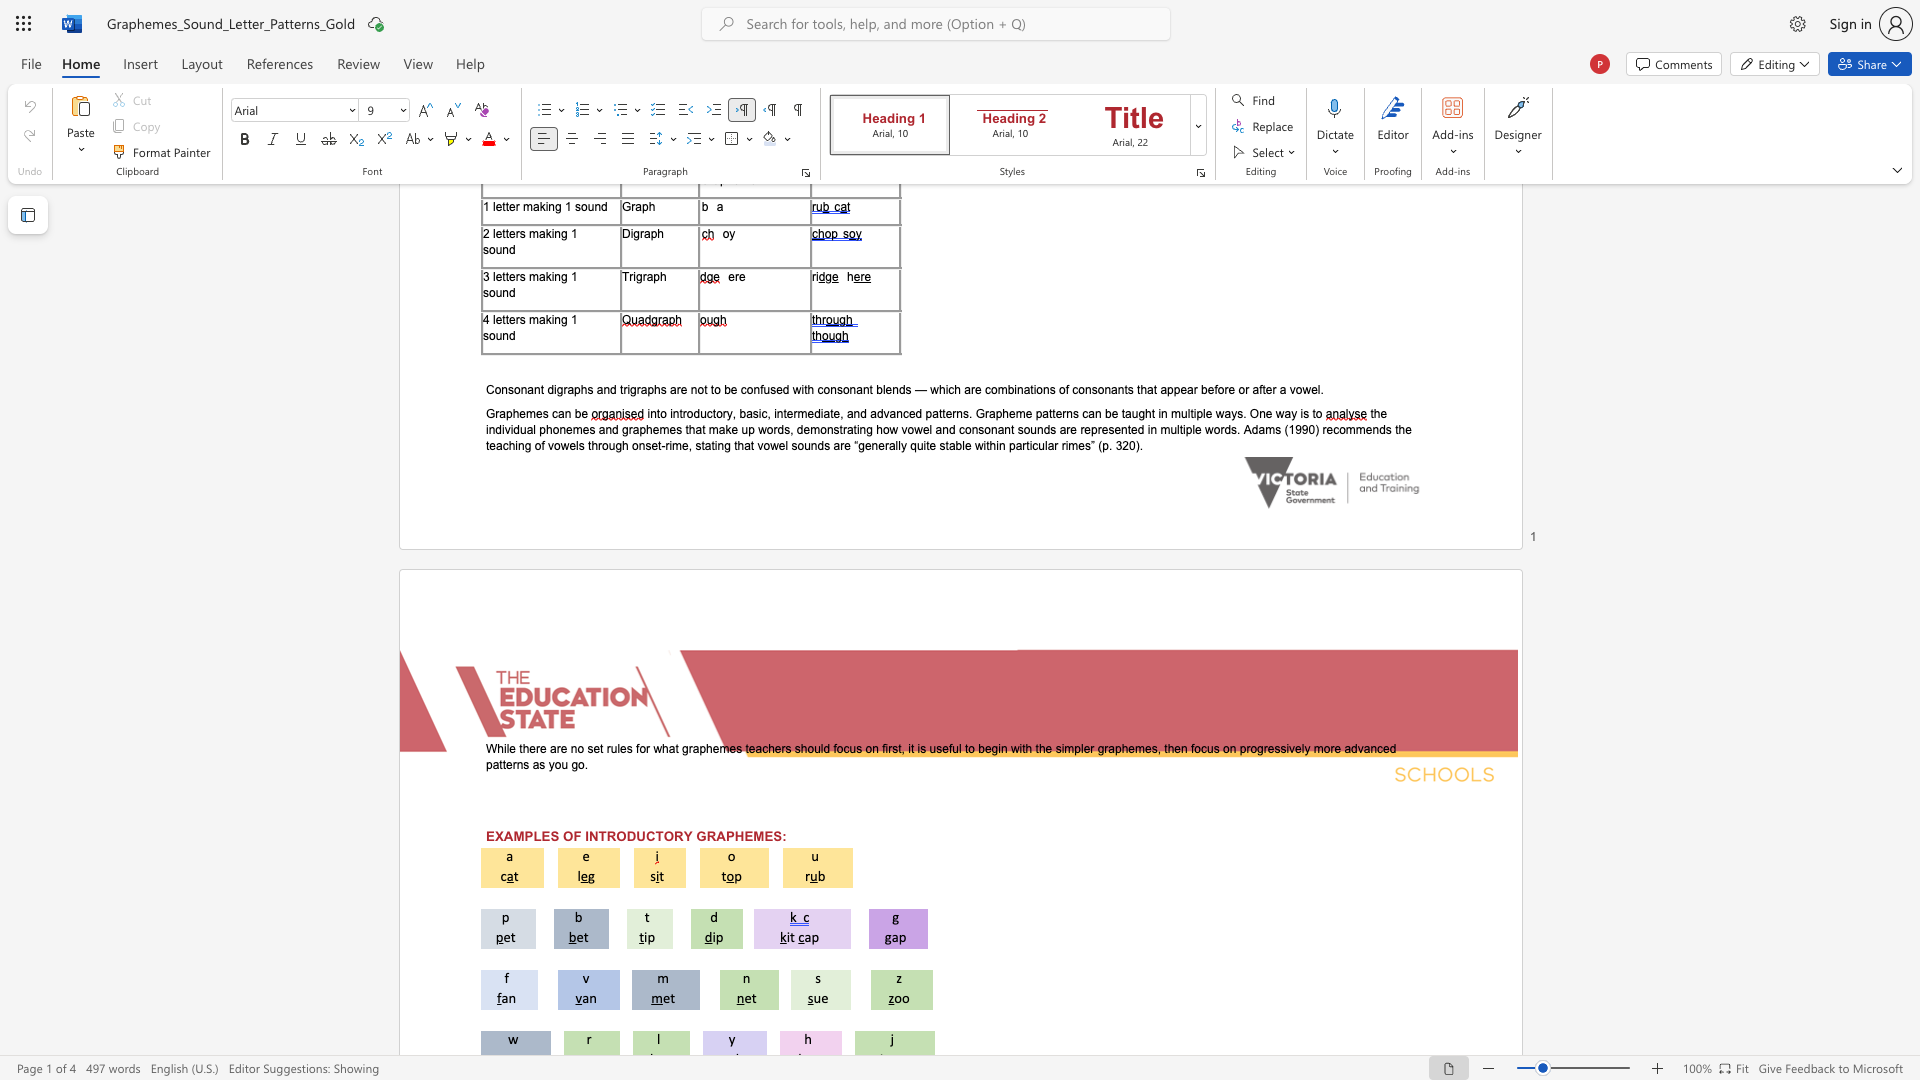  What do you see at coordinates (494, 836) in the screenshot?
I see `the subset text "XAMP" within the text "EXAMPLES OF INTRODUCTORY GRAPHEMES:"` at bounding box center [494, 836].